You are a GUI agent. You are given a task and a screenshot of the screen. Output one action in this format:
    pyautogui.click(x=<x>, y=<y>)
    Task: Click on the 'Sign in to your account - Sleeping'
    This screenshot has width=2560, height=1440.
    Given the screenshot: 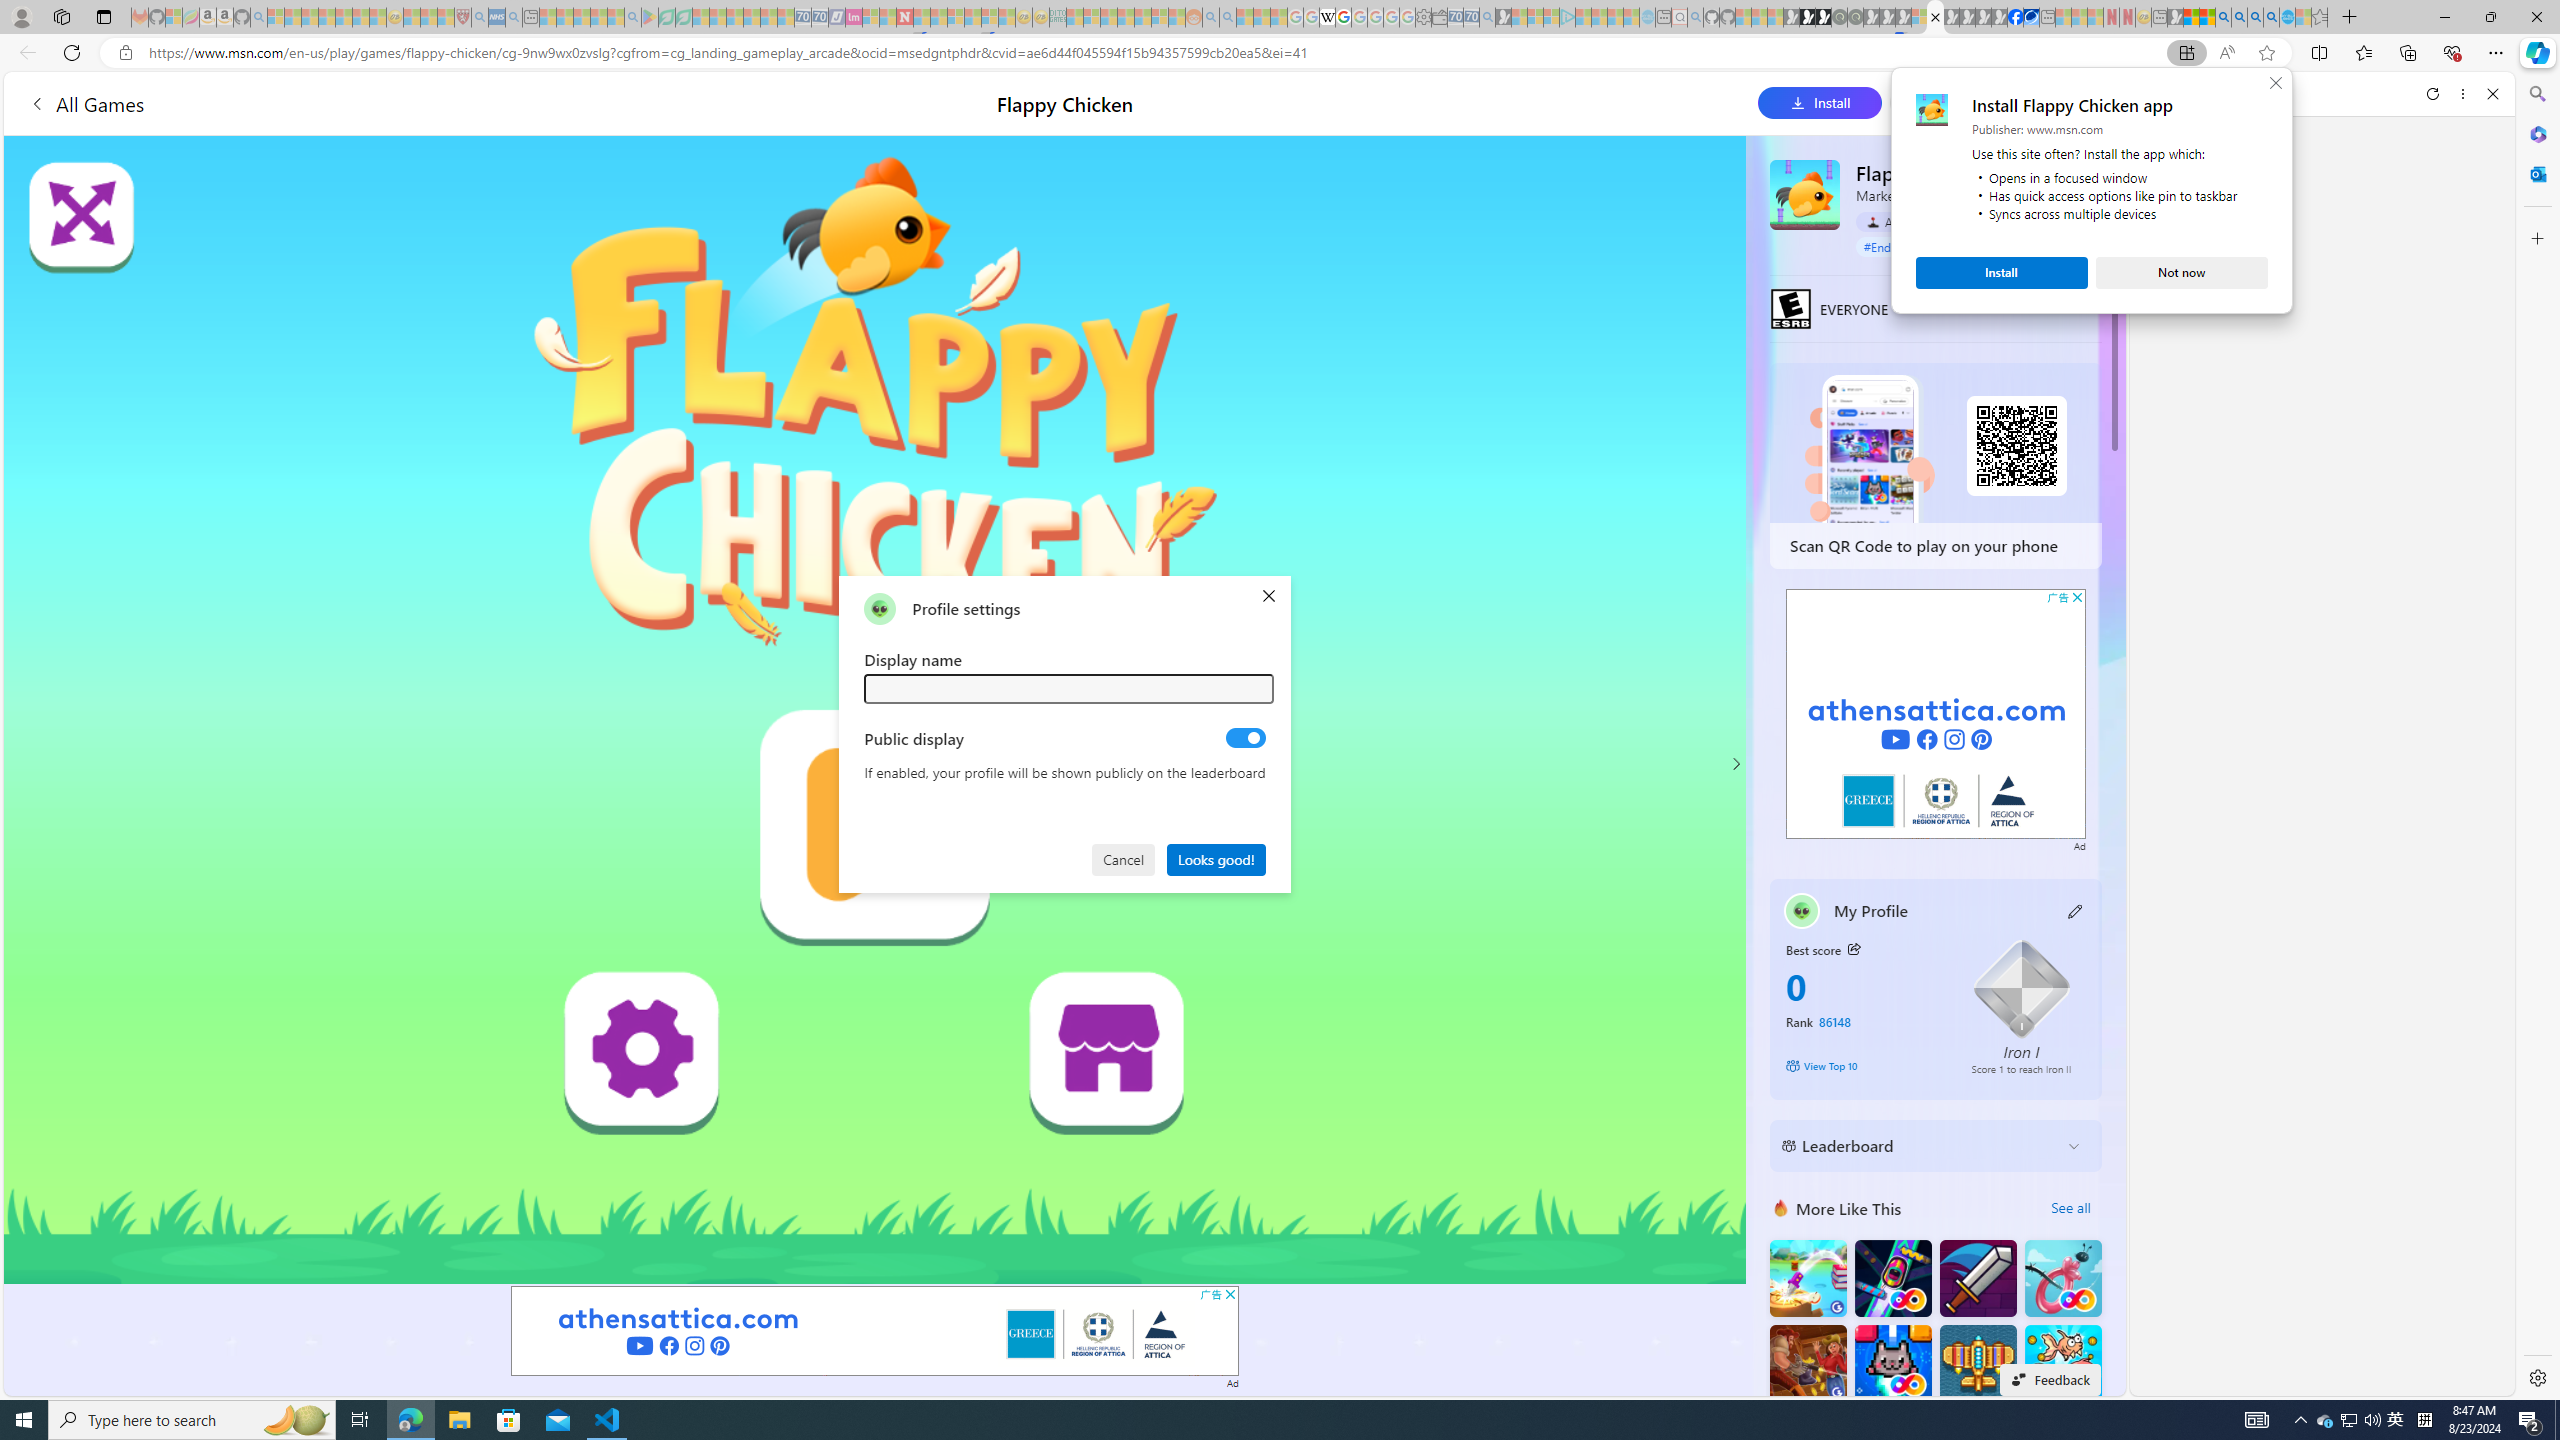 What is the action you would take?
    pyautogui.click(x=1917, y=16)
    